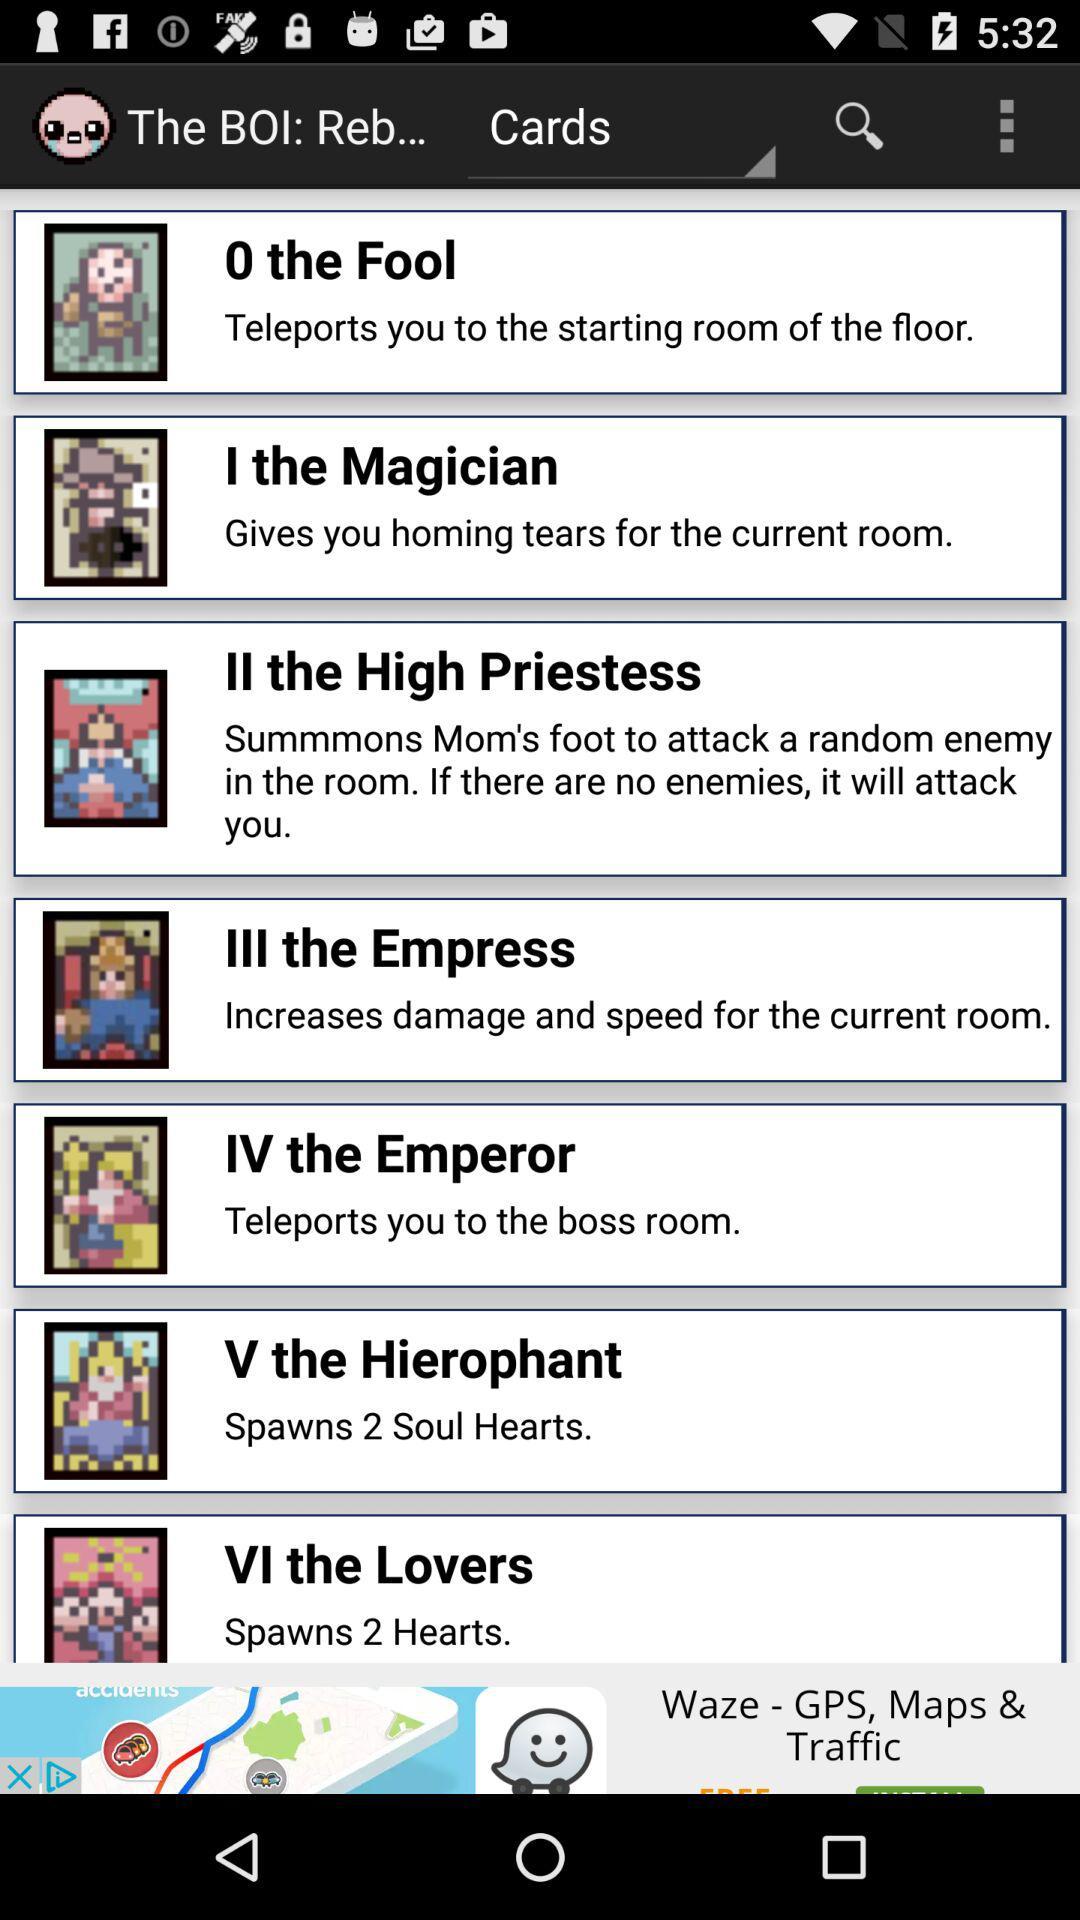  I want to click on open advertisement, so click(540, 1727).